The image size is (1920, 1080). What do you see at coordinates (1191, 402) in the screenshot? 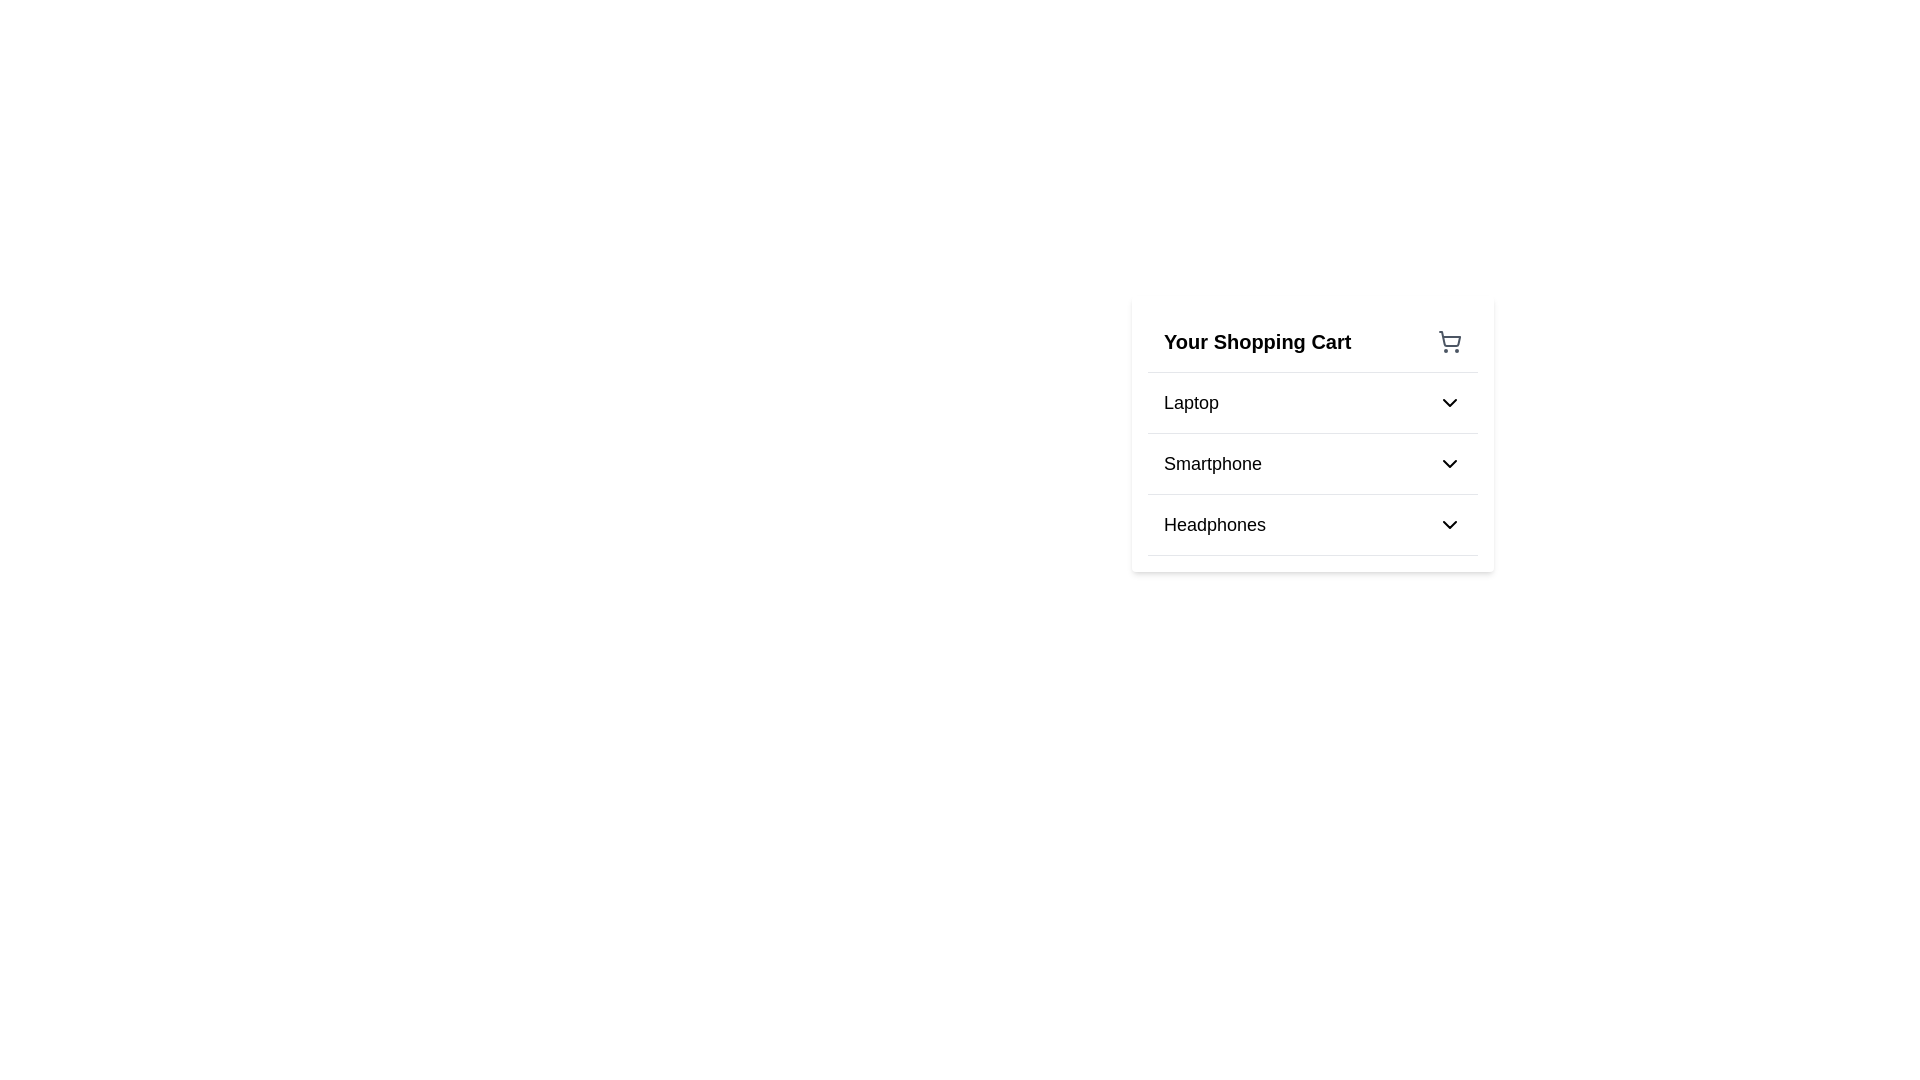
I see `the text label reading 'Laptop', which is styled in bold and larger font as the first item in the list beneath 'Your Shopping Cart'` at bounding box center [1191, 402].